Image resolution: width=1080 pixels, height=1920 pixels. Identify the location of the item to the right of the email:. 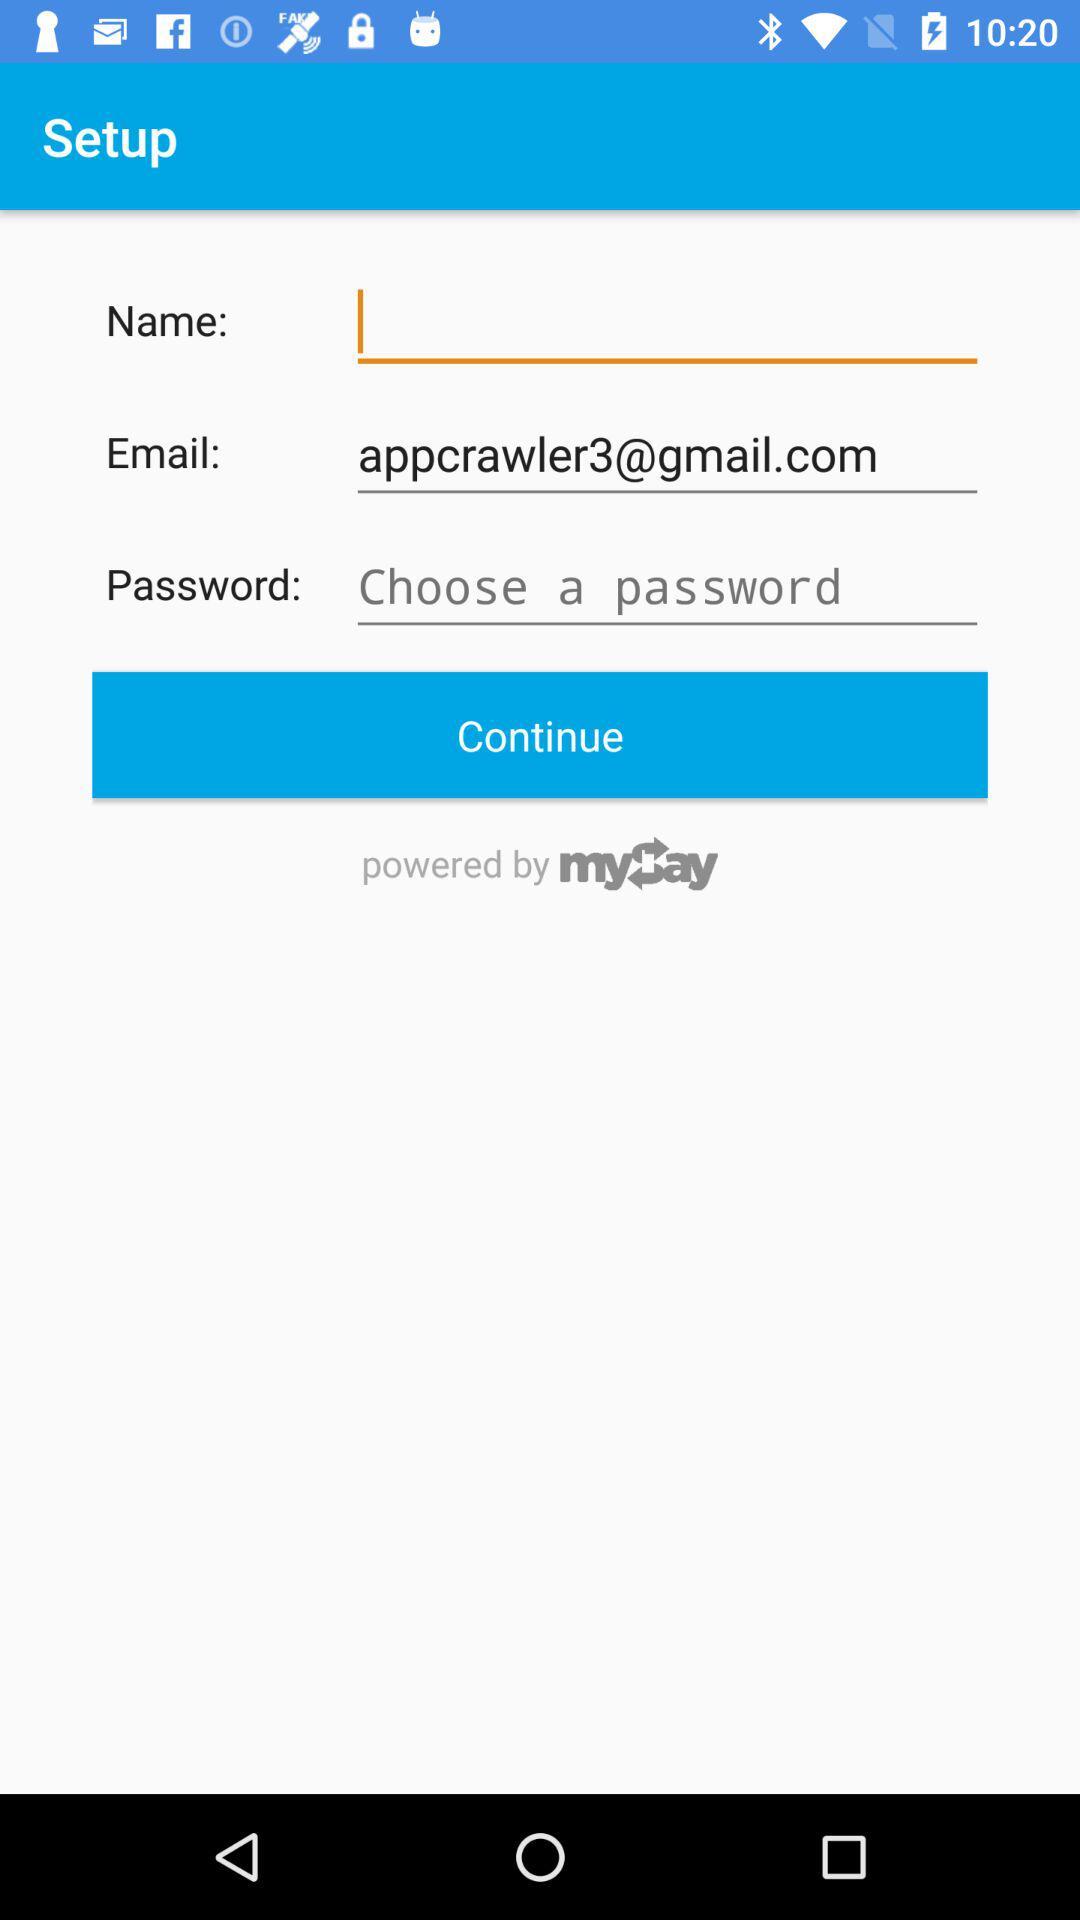
(667, 453).